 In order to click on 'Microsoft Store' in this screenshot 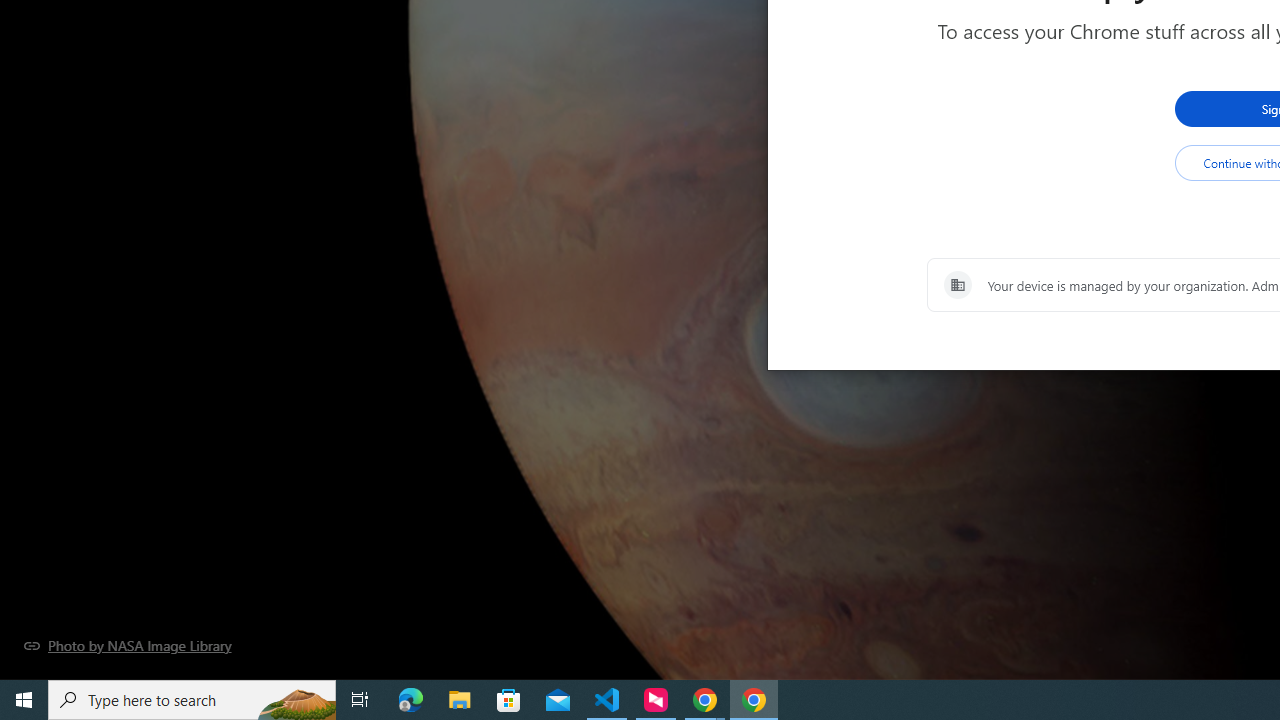, I will do `click(509, 698)`.